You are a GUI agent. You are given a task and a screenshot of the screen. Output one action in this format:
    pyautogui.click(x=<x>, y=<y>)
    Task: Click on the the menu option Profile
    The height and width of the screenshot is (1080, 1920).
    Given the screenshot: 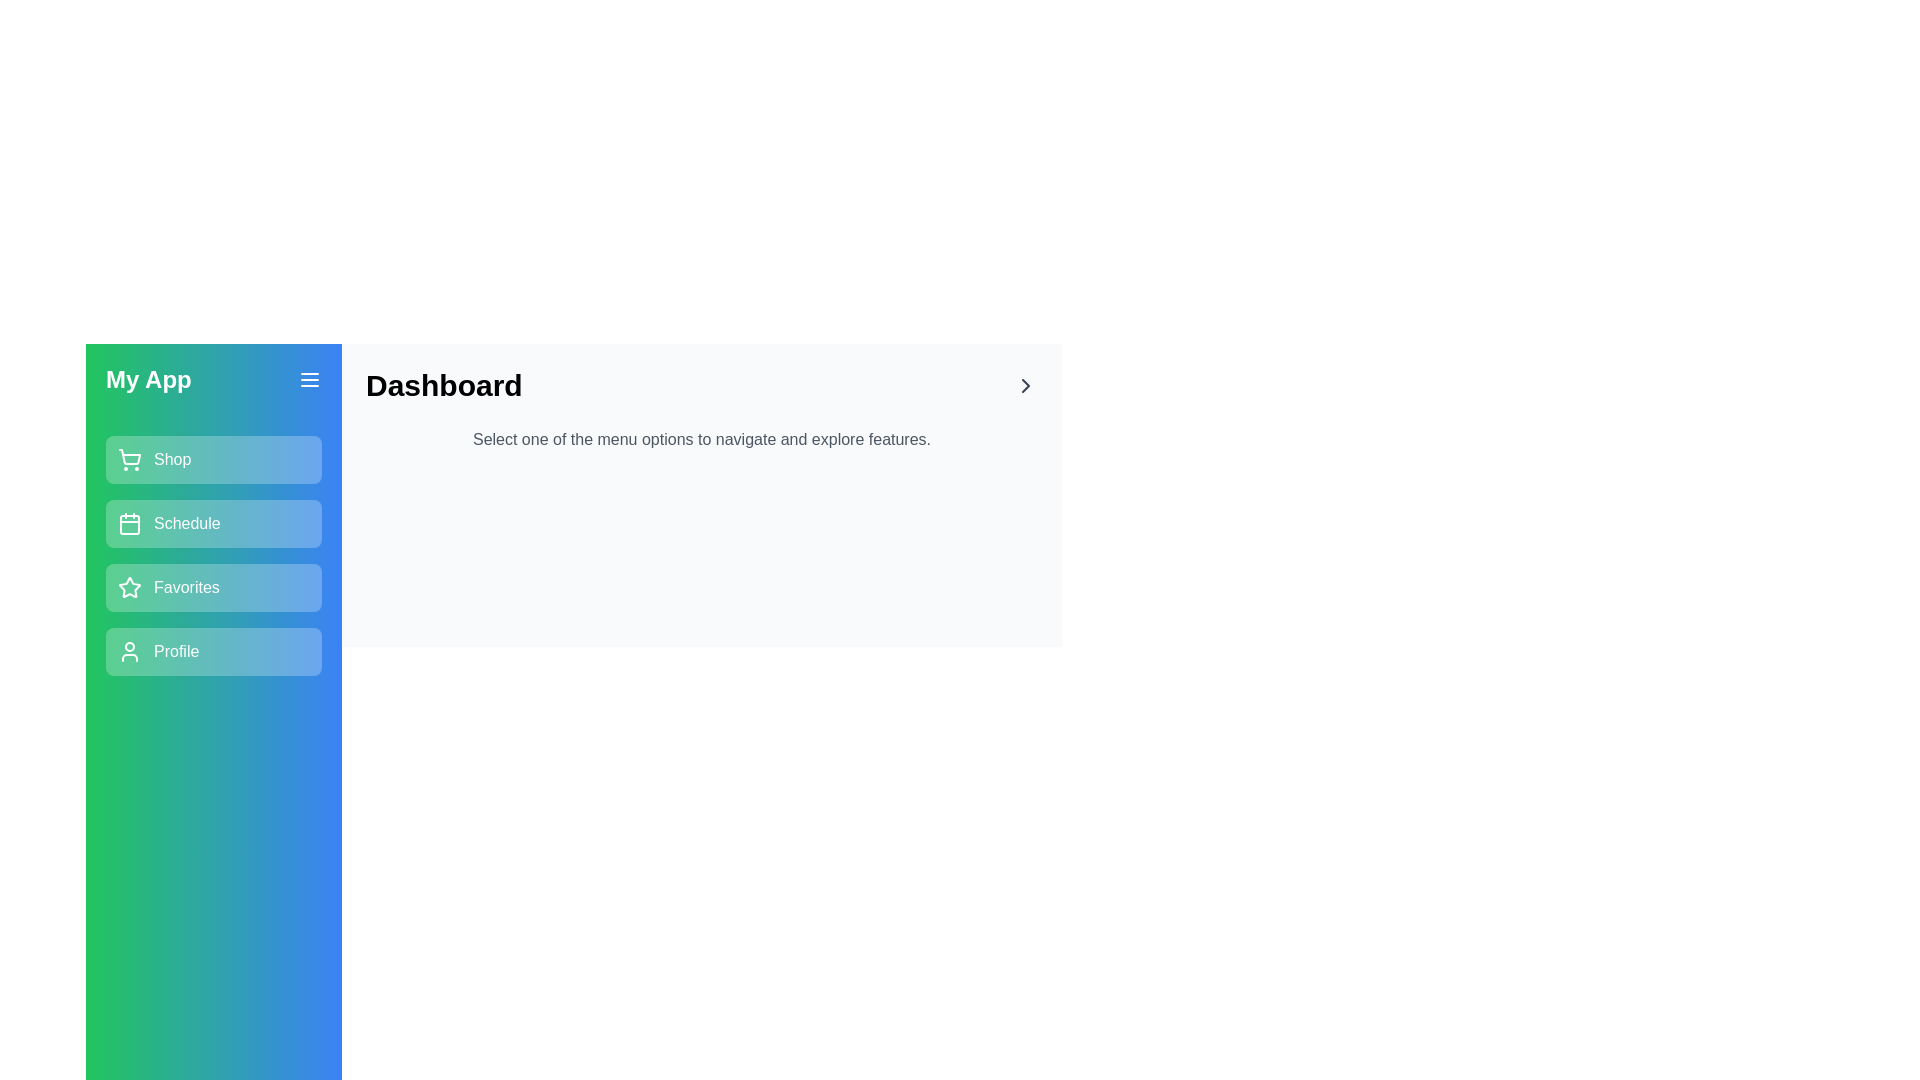 What is the action you would take?
    pyautogui.click(x=214, y=651)
    